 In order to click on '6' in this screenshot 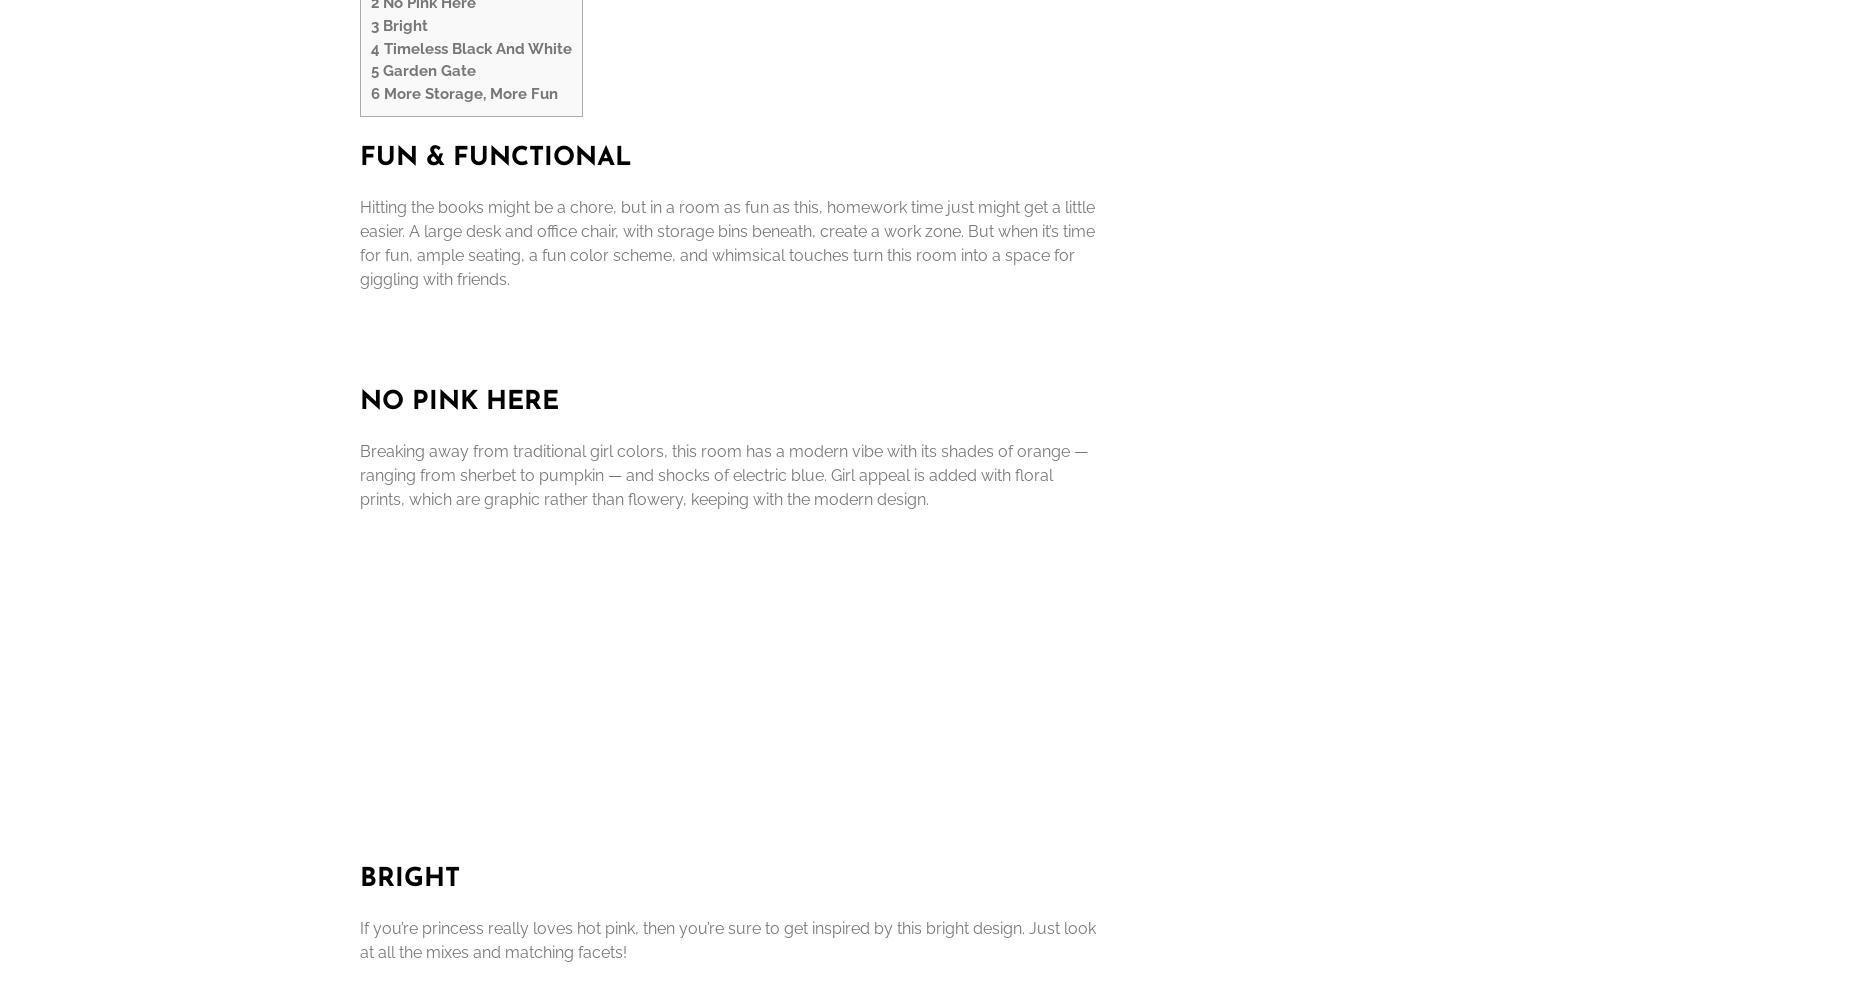, I will do `click(374, 93)`.